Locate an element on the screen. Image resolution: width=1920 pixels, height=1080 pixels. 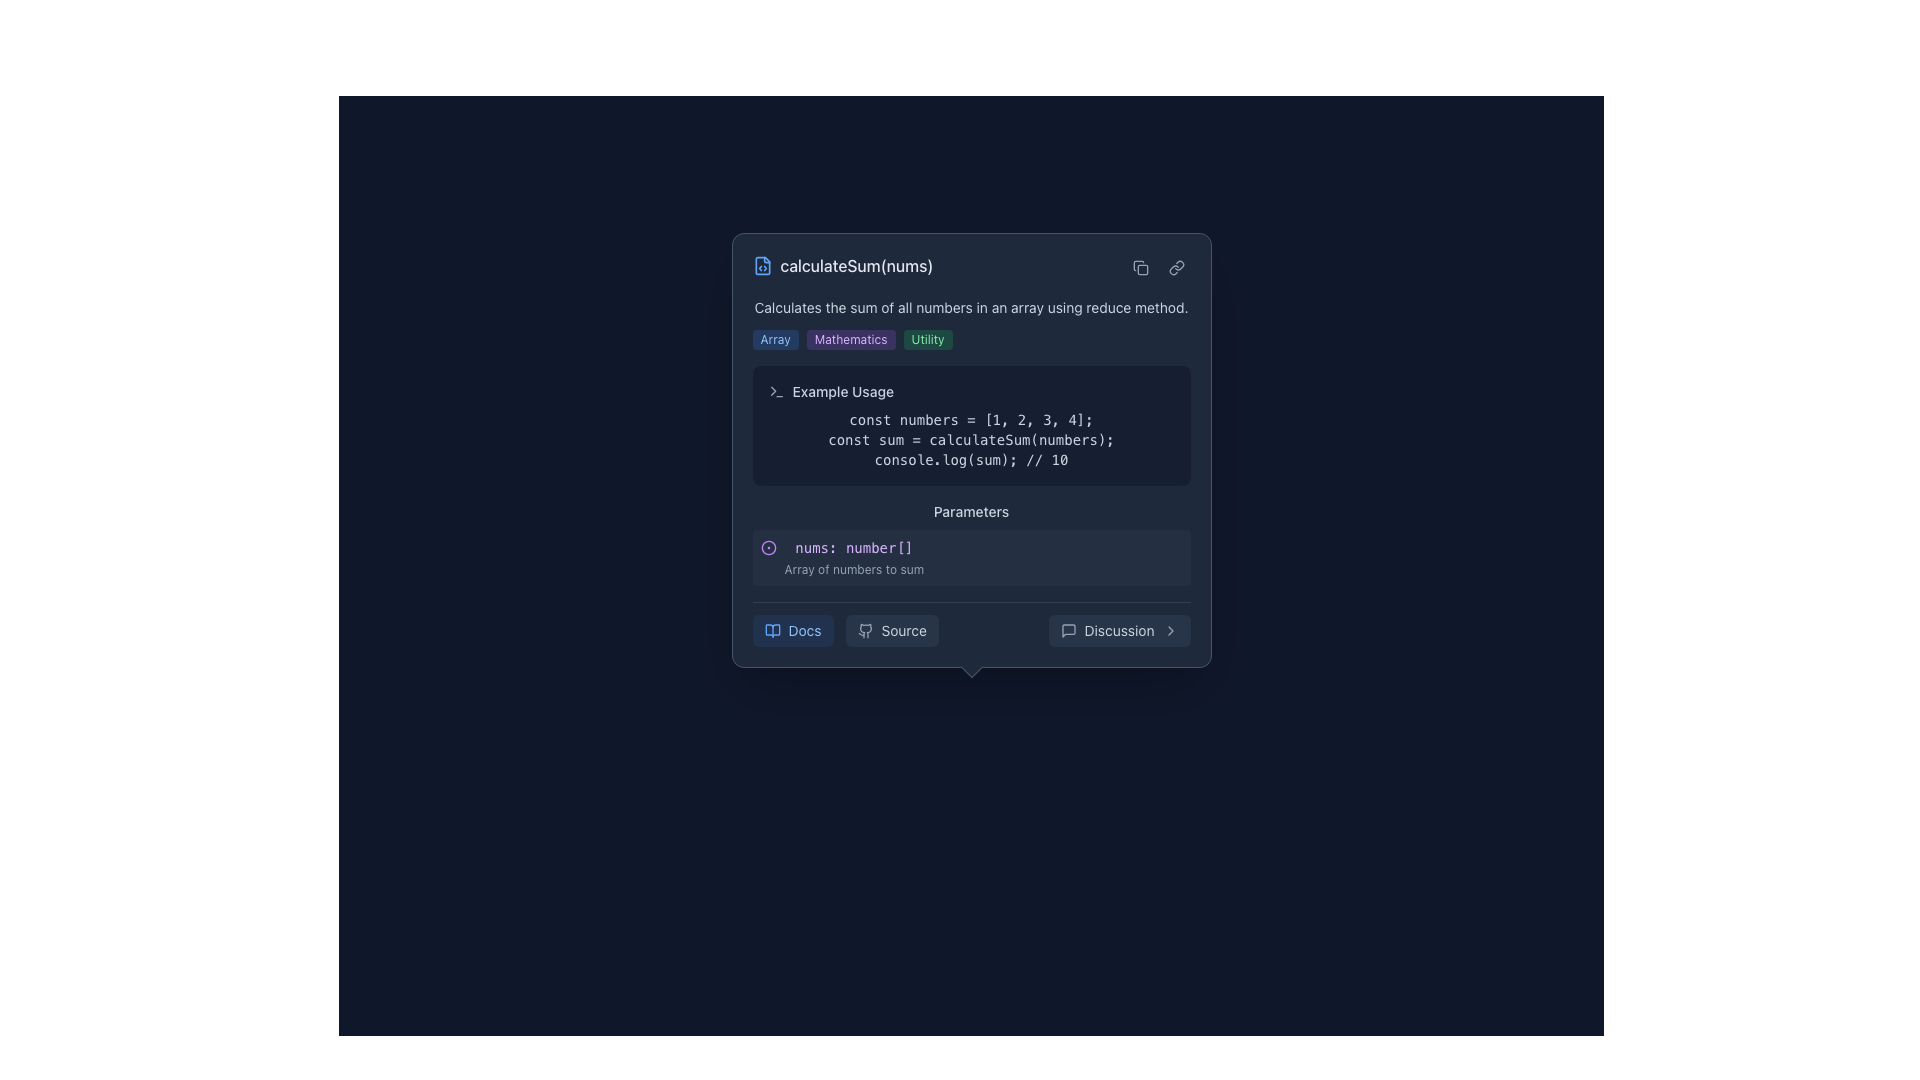
the text label reading 'Example Usage' styled with small text size and slate gray color, located in the upper section of a pop-up interface is located at coordinates (843, 392).